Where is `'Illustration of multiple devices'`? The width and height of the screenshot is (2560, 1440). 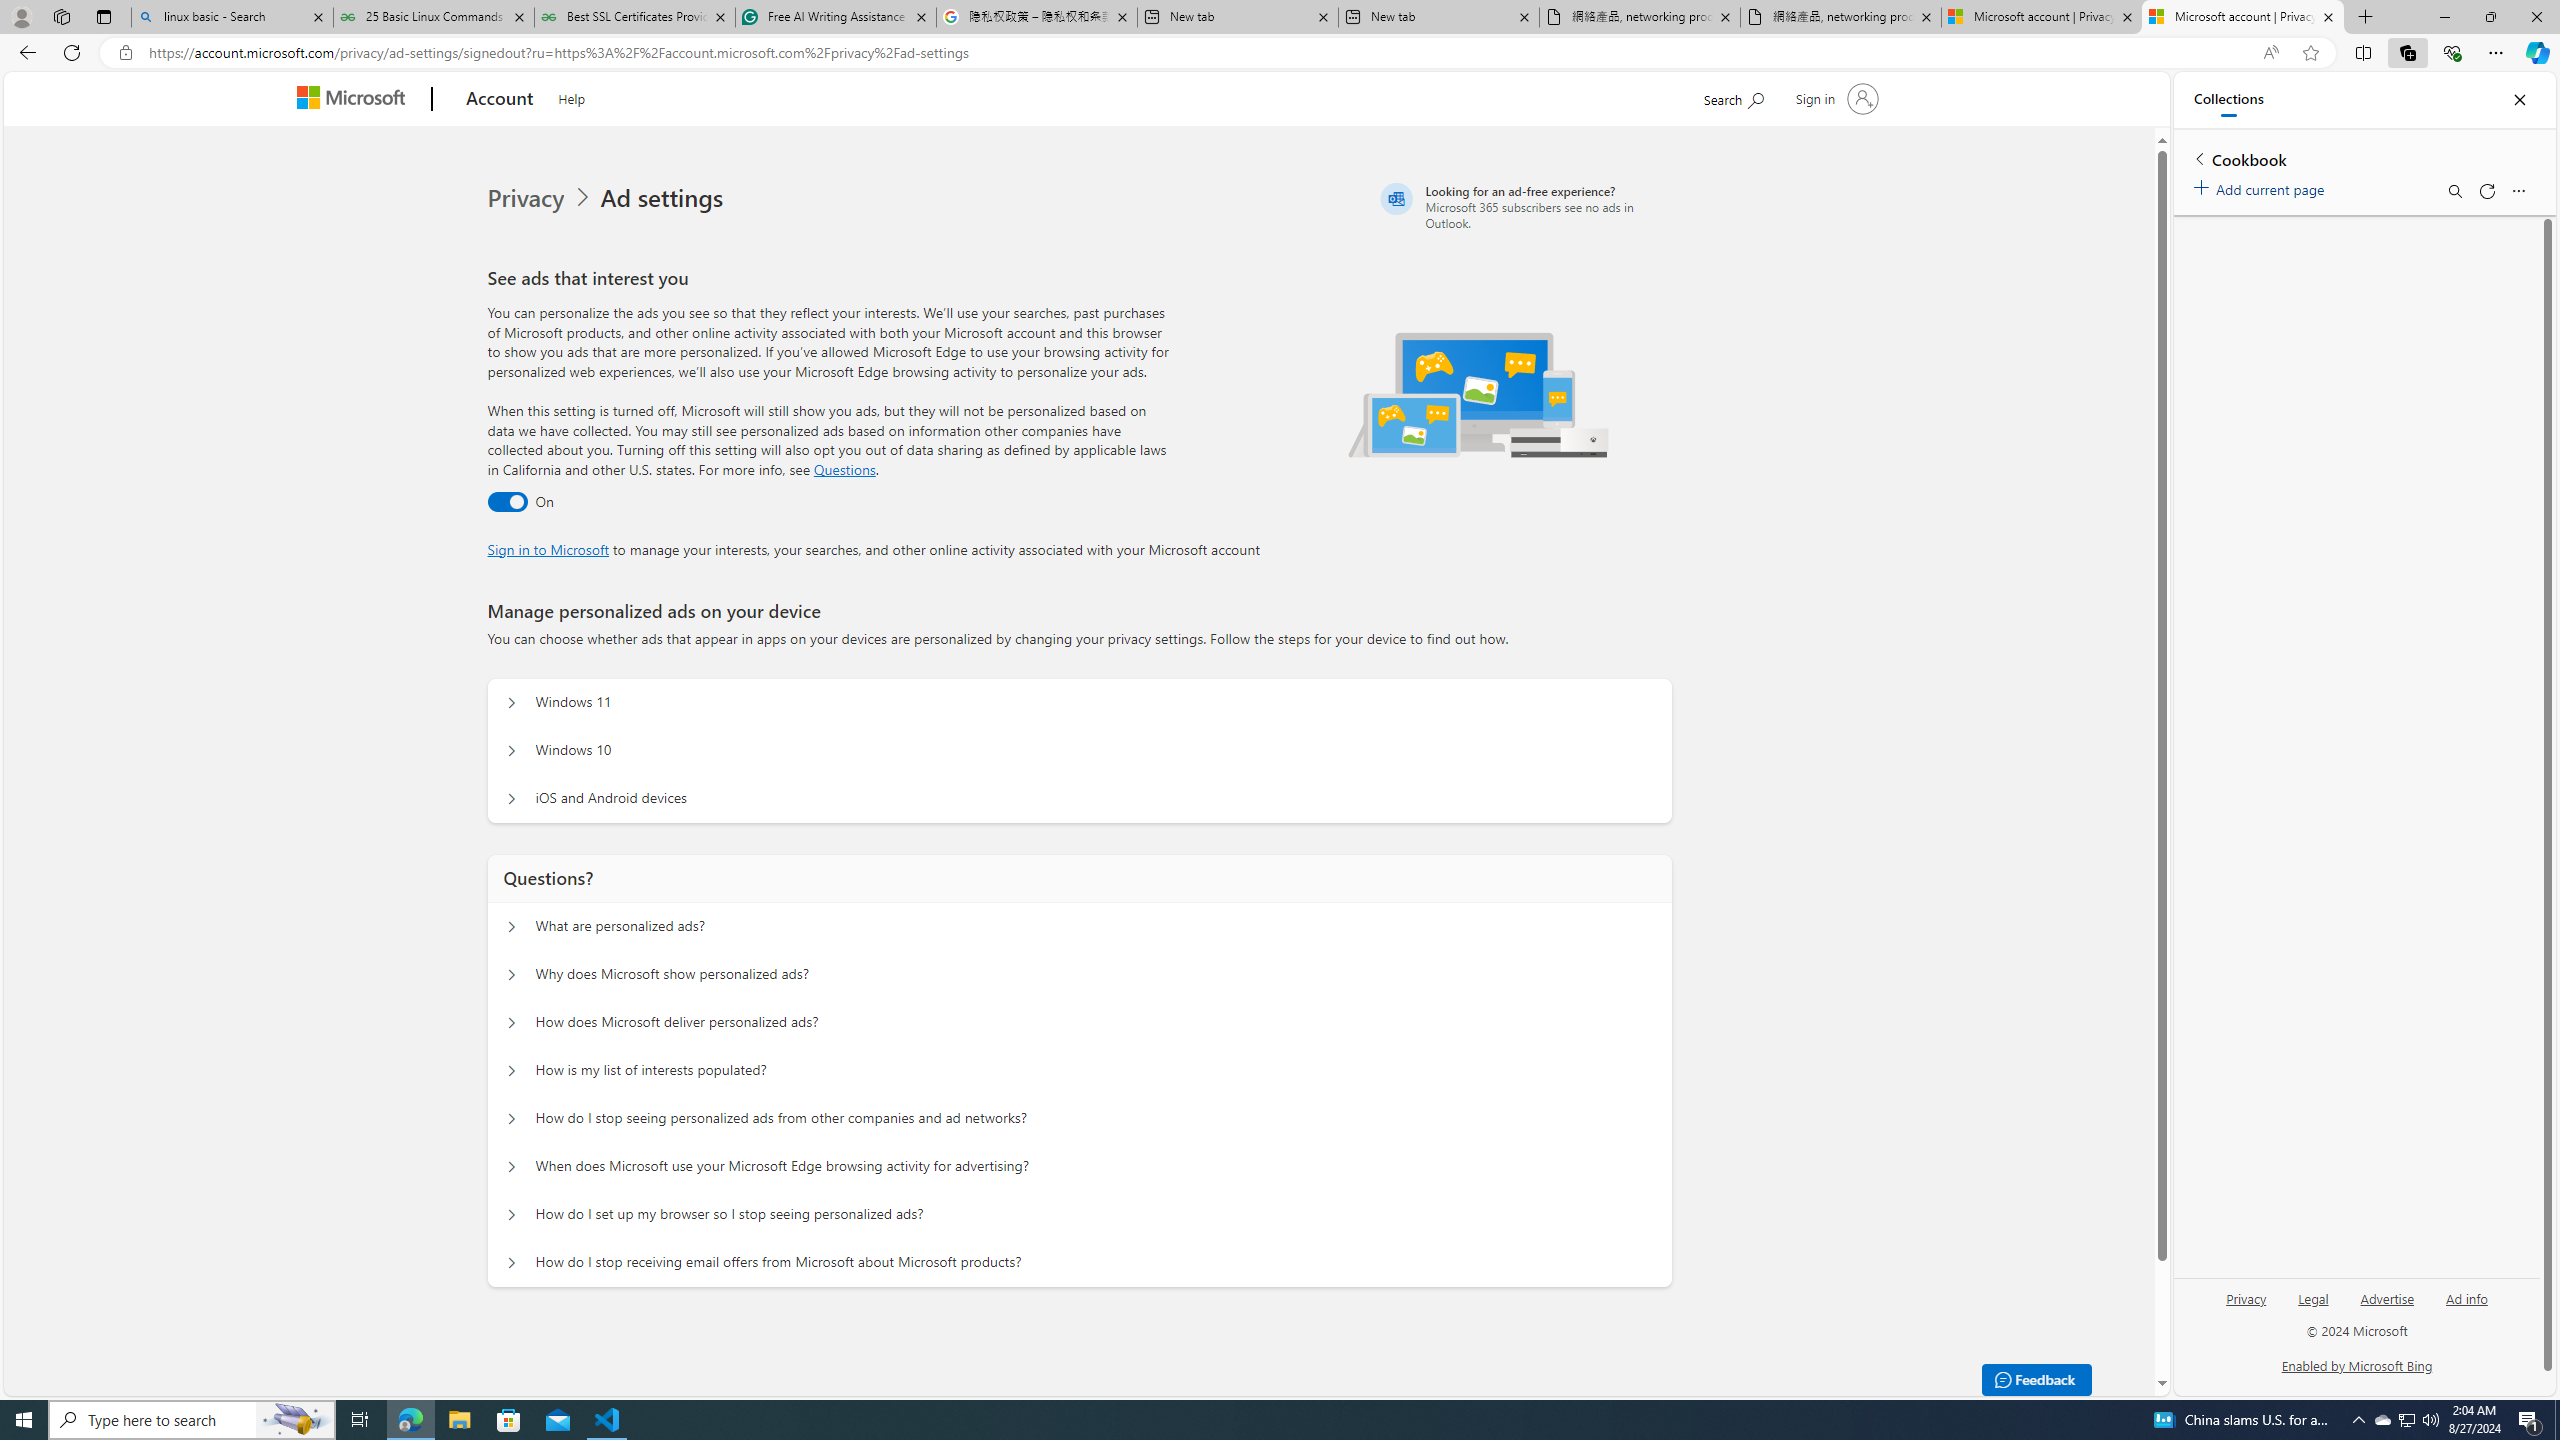
'Illustration of multiple devices' is located at coordinates (1477, 394).